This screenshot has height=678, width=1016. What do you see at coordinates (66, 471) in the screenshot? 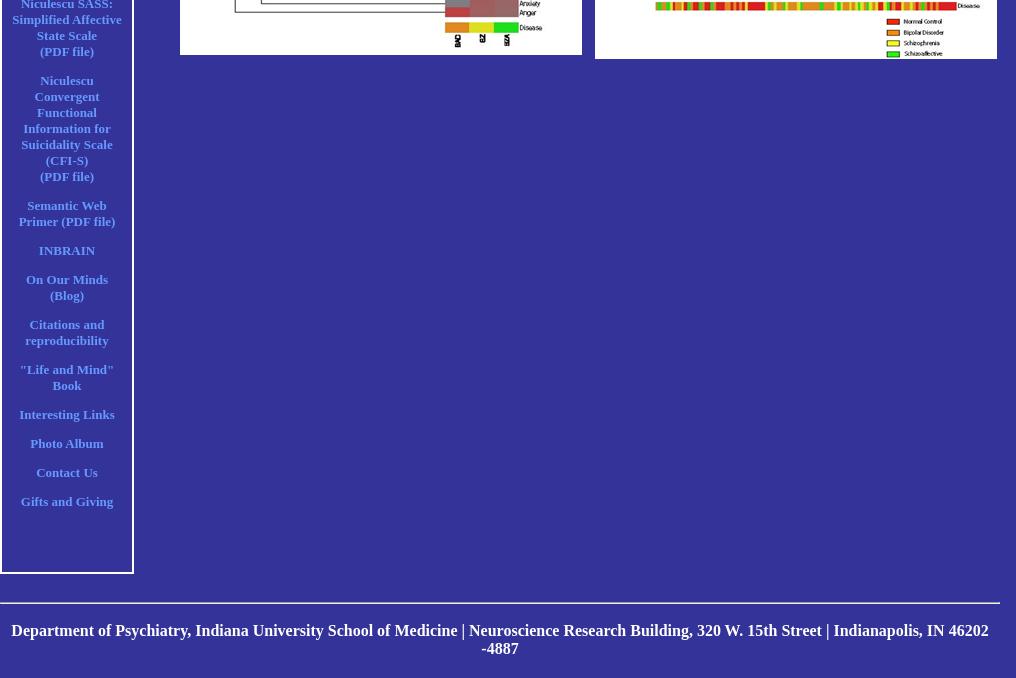
I see `'Contact Us'` at bounding box center [66, 471].